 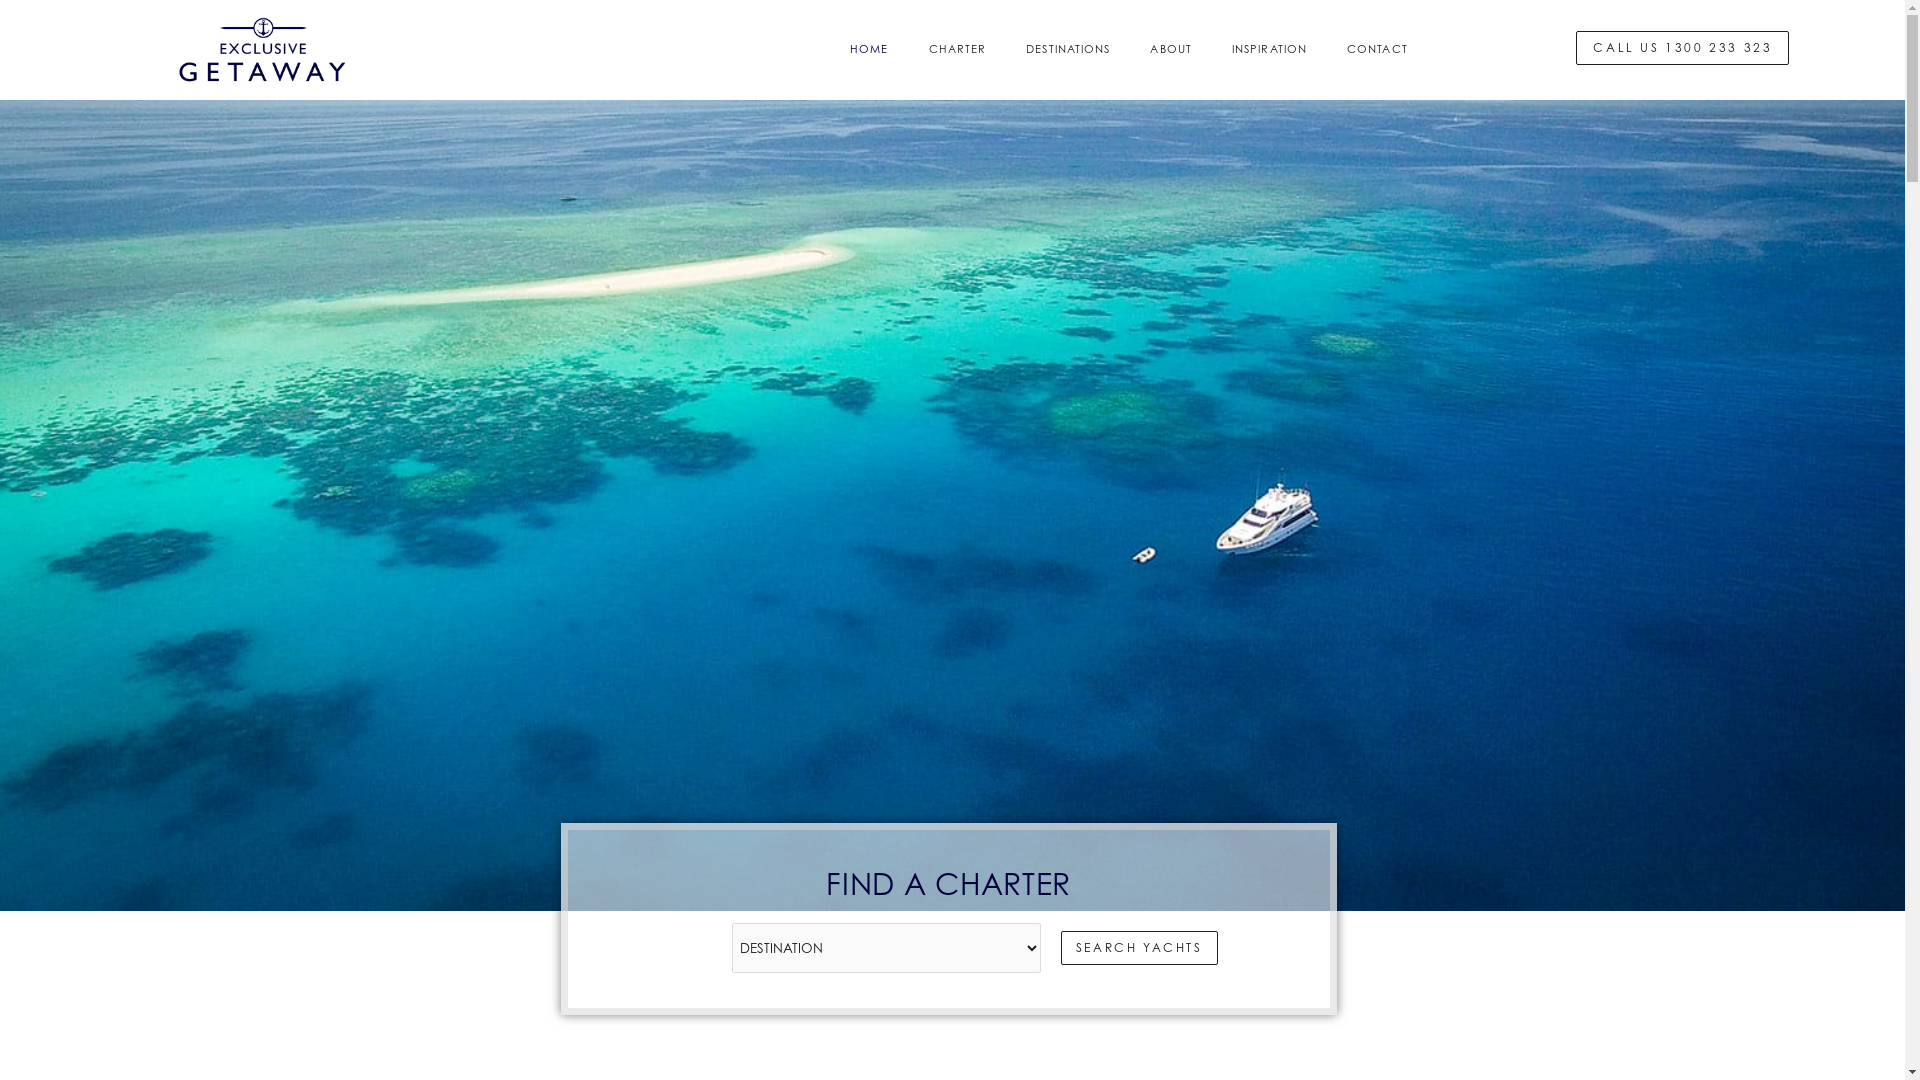 I want to click on 'ABOUT', so click(x=1171, y=82).